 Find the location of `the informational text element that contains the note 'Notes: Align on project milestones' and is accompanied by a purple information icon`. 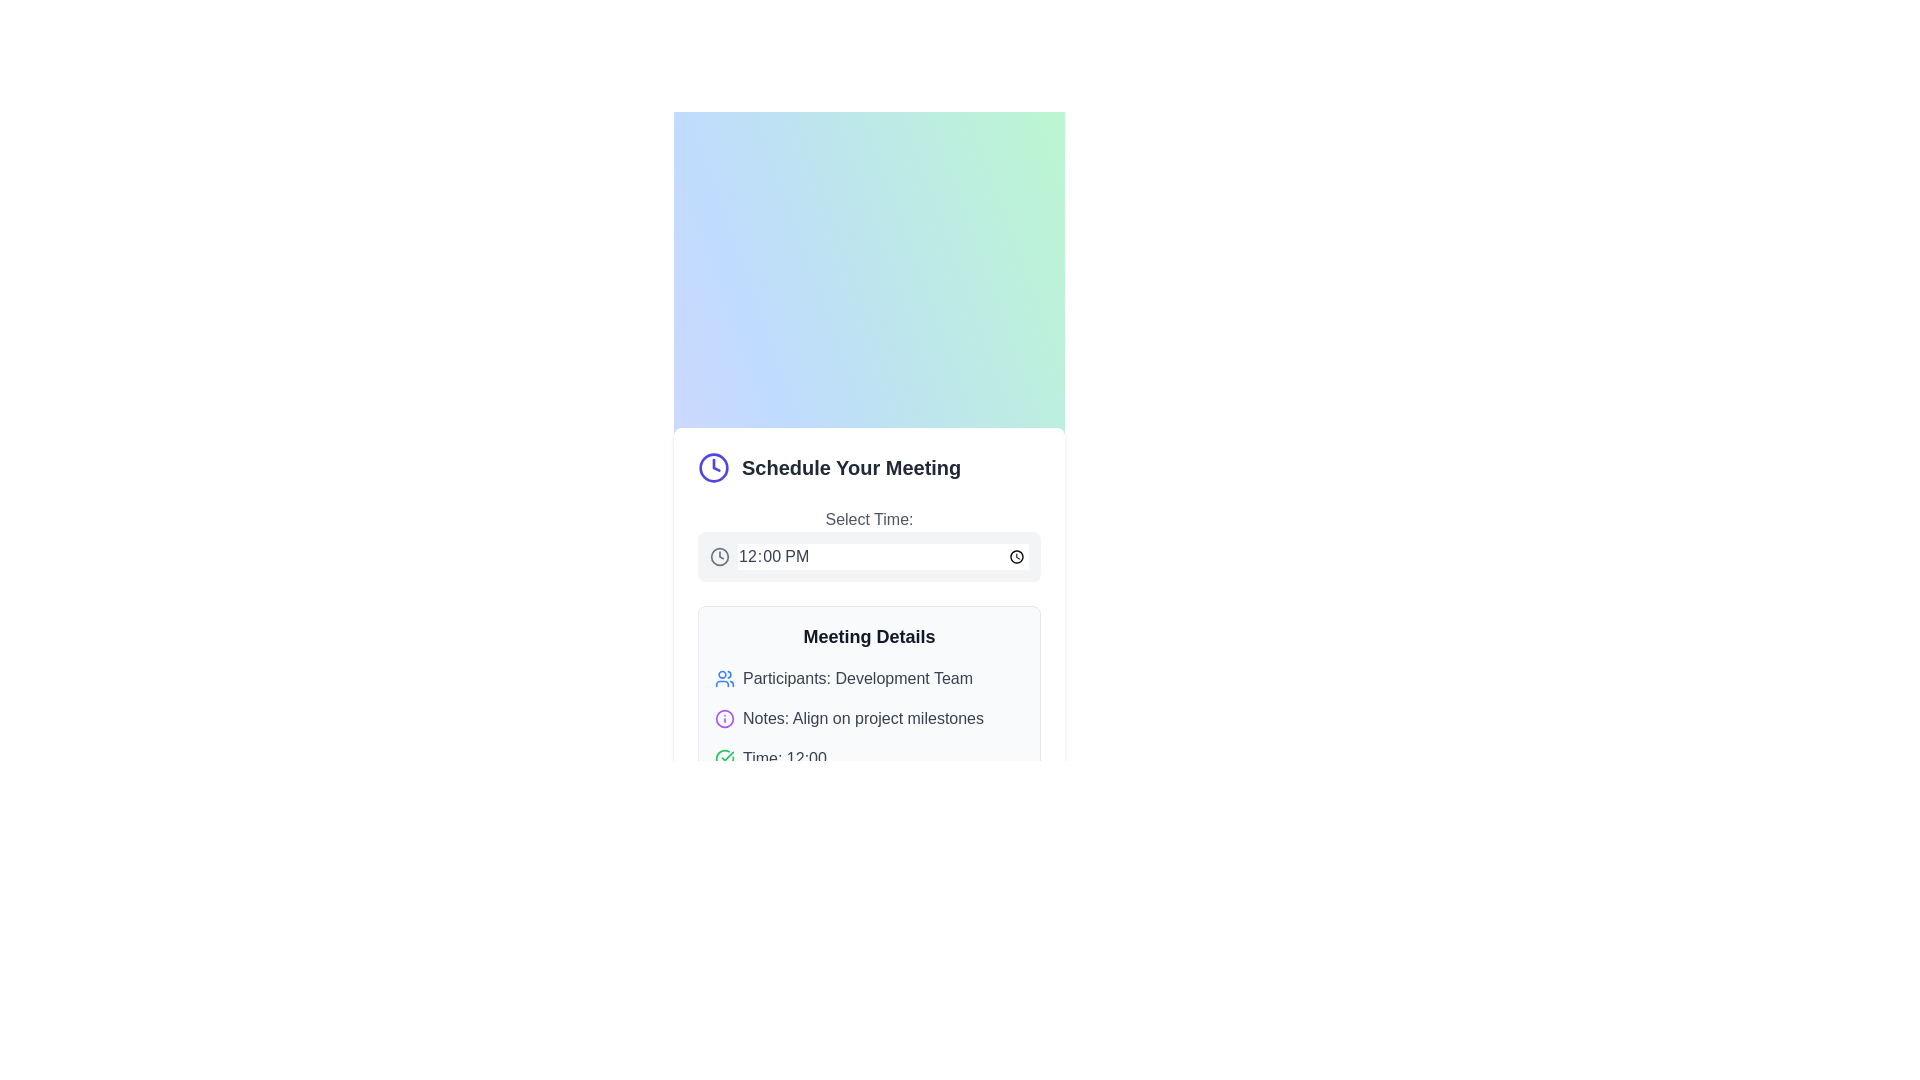

the informational text element that contains the note 'Notes: Align on project milestones' and is accompanied by a purple information icon is located at coordinates (869, 717).